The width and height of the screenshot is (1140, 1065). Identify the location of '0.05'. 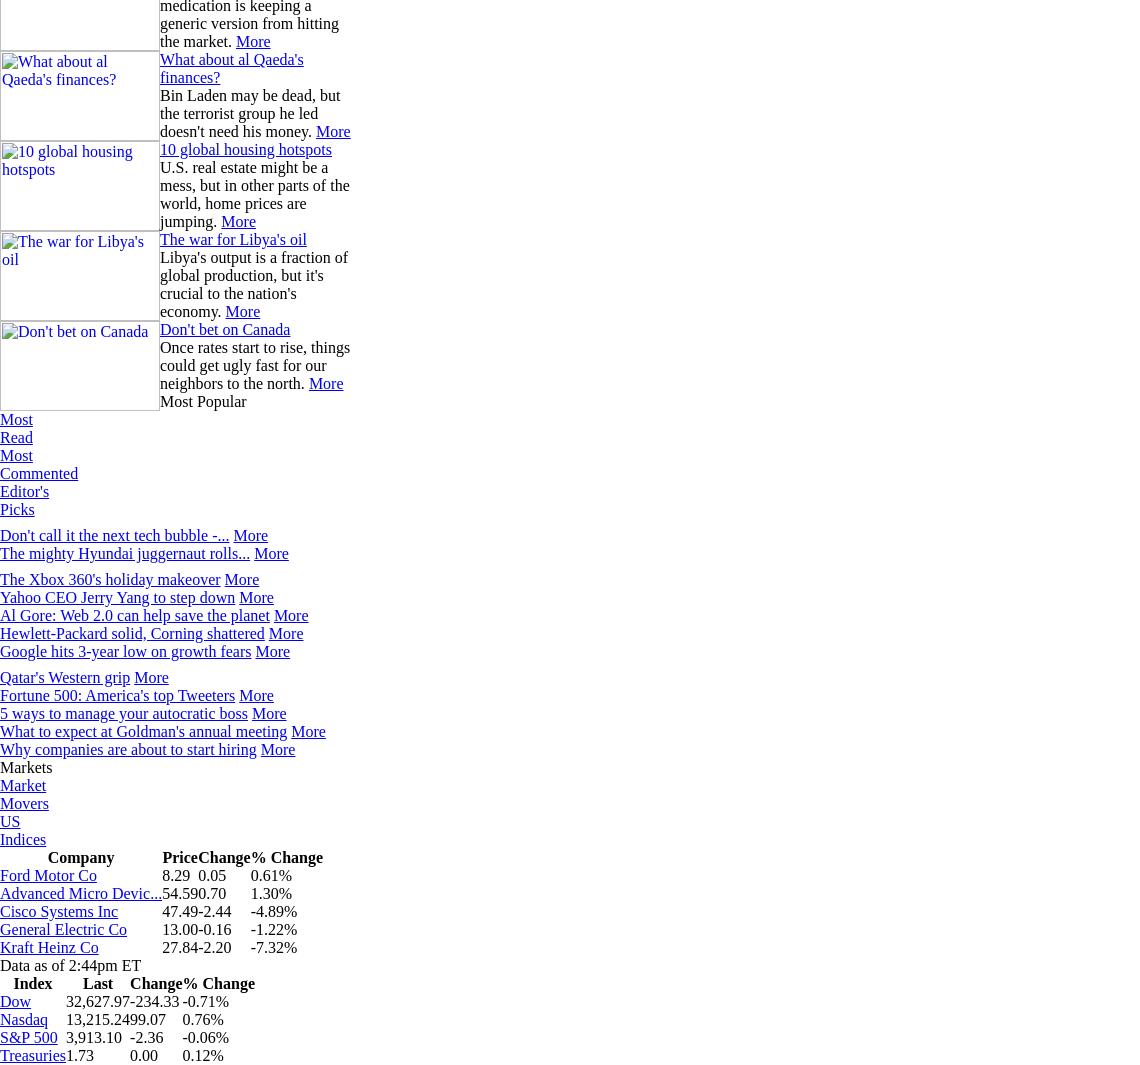
(212, 875).